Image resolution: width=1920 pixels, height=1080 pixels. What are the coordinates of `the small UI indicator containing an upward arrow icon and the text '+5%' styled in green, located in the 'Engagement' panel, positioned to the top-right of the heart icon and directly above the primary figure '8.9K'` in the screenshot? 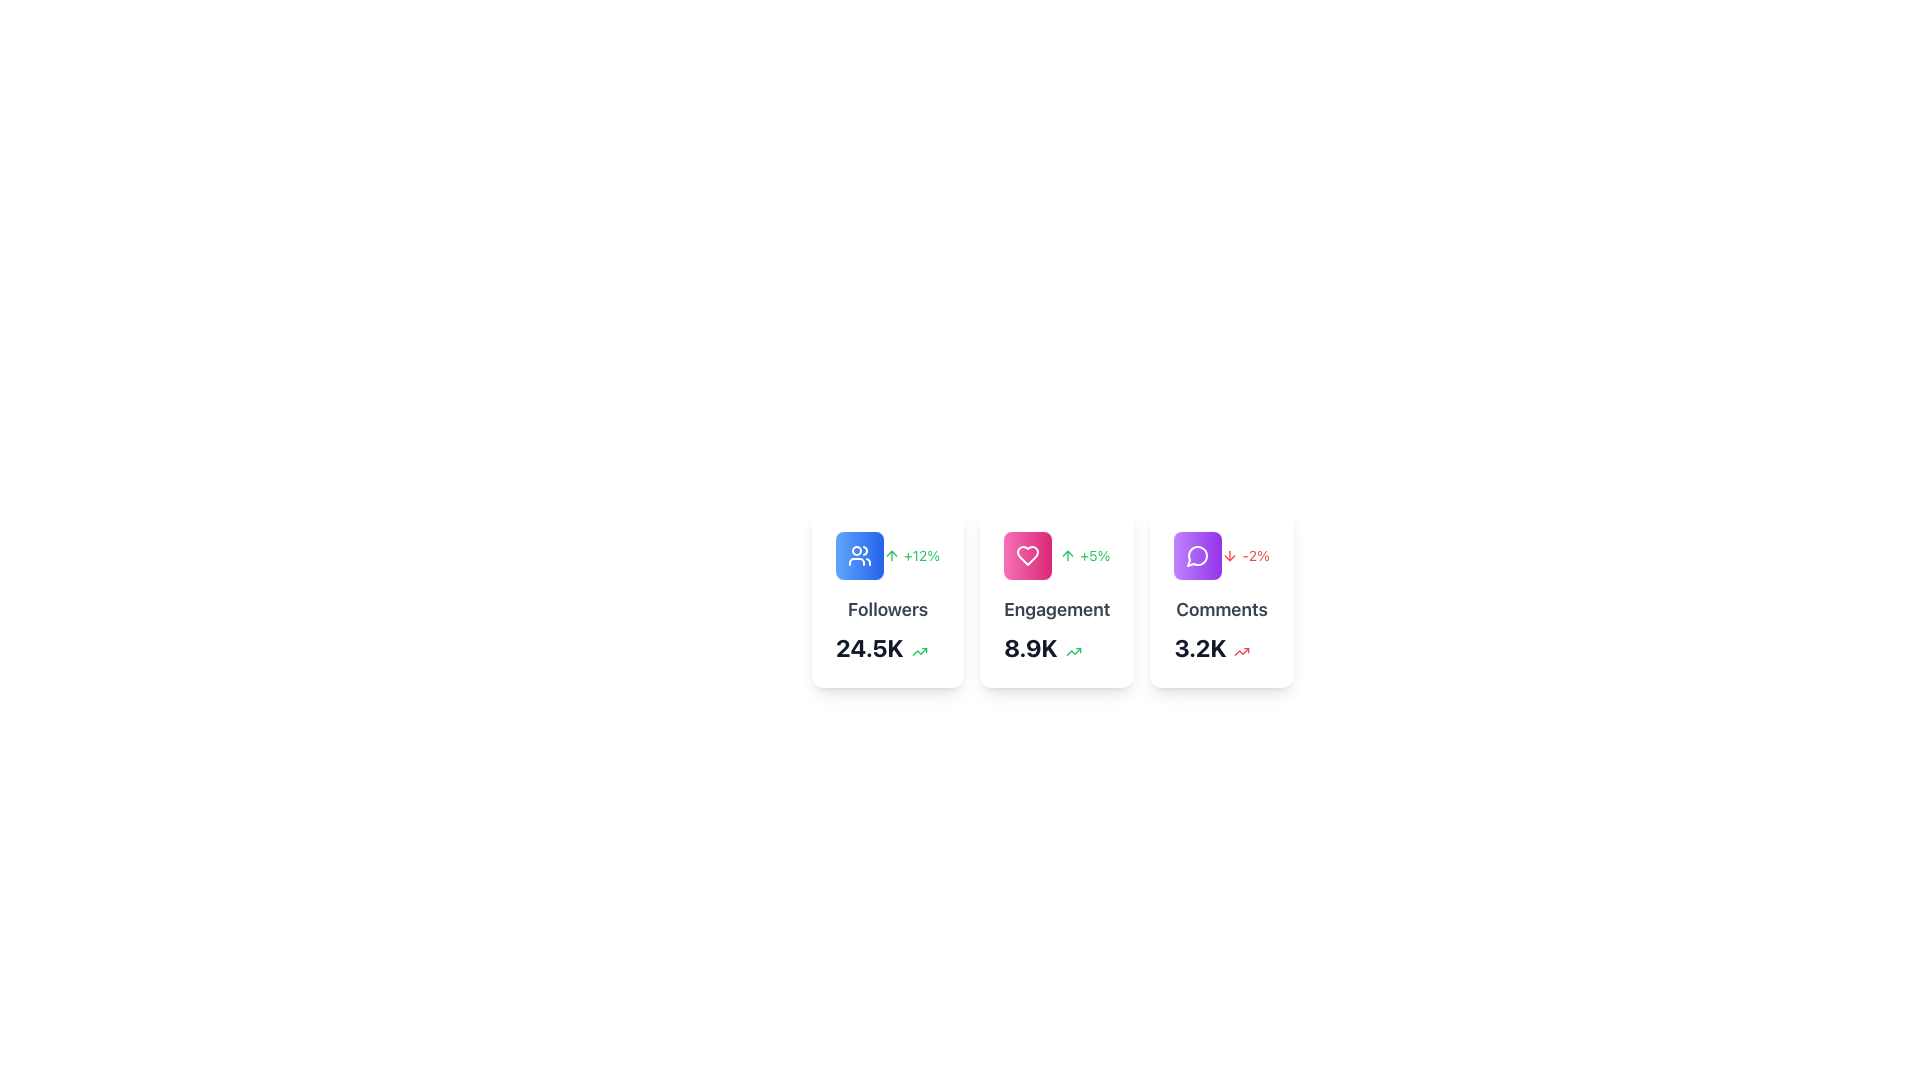 It's located at (1084, 555).